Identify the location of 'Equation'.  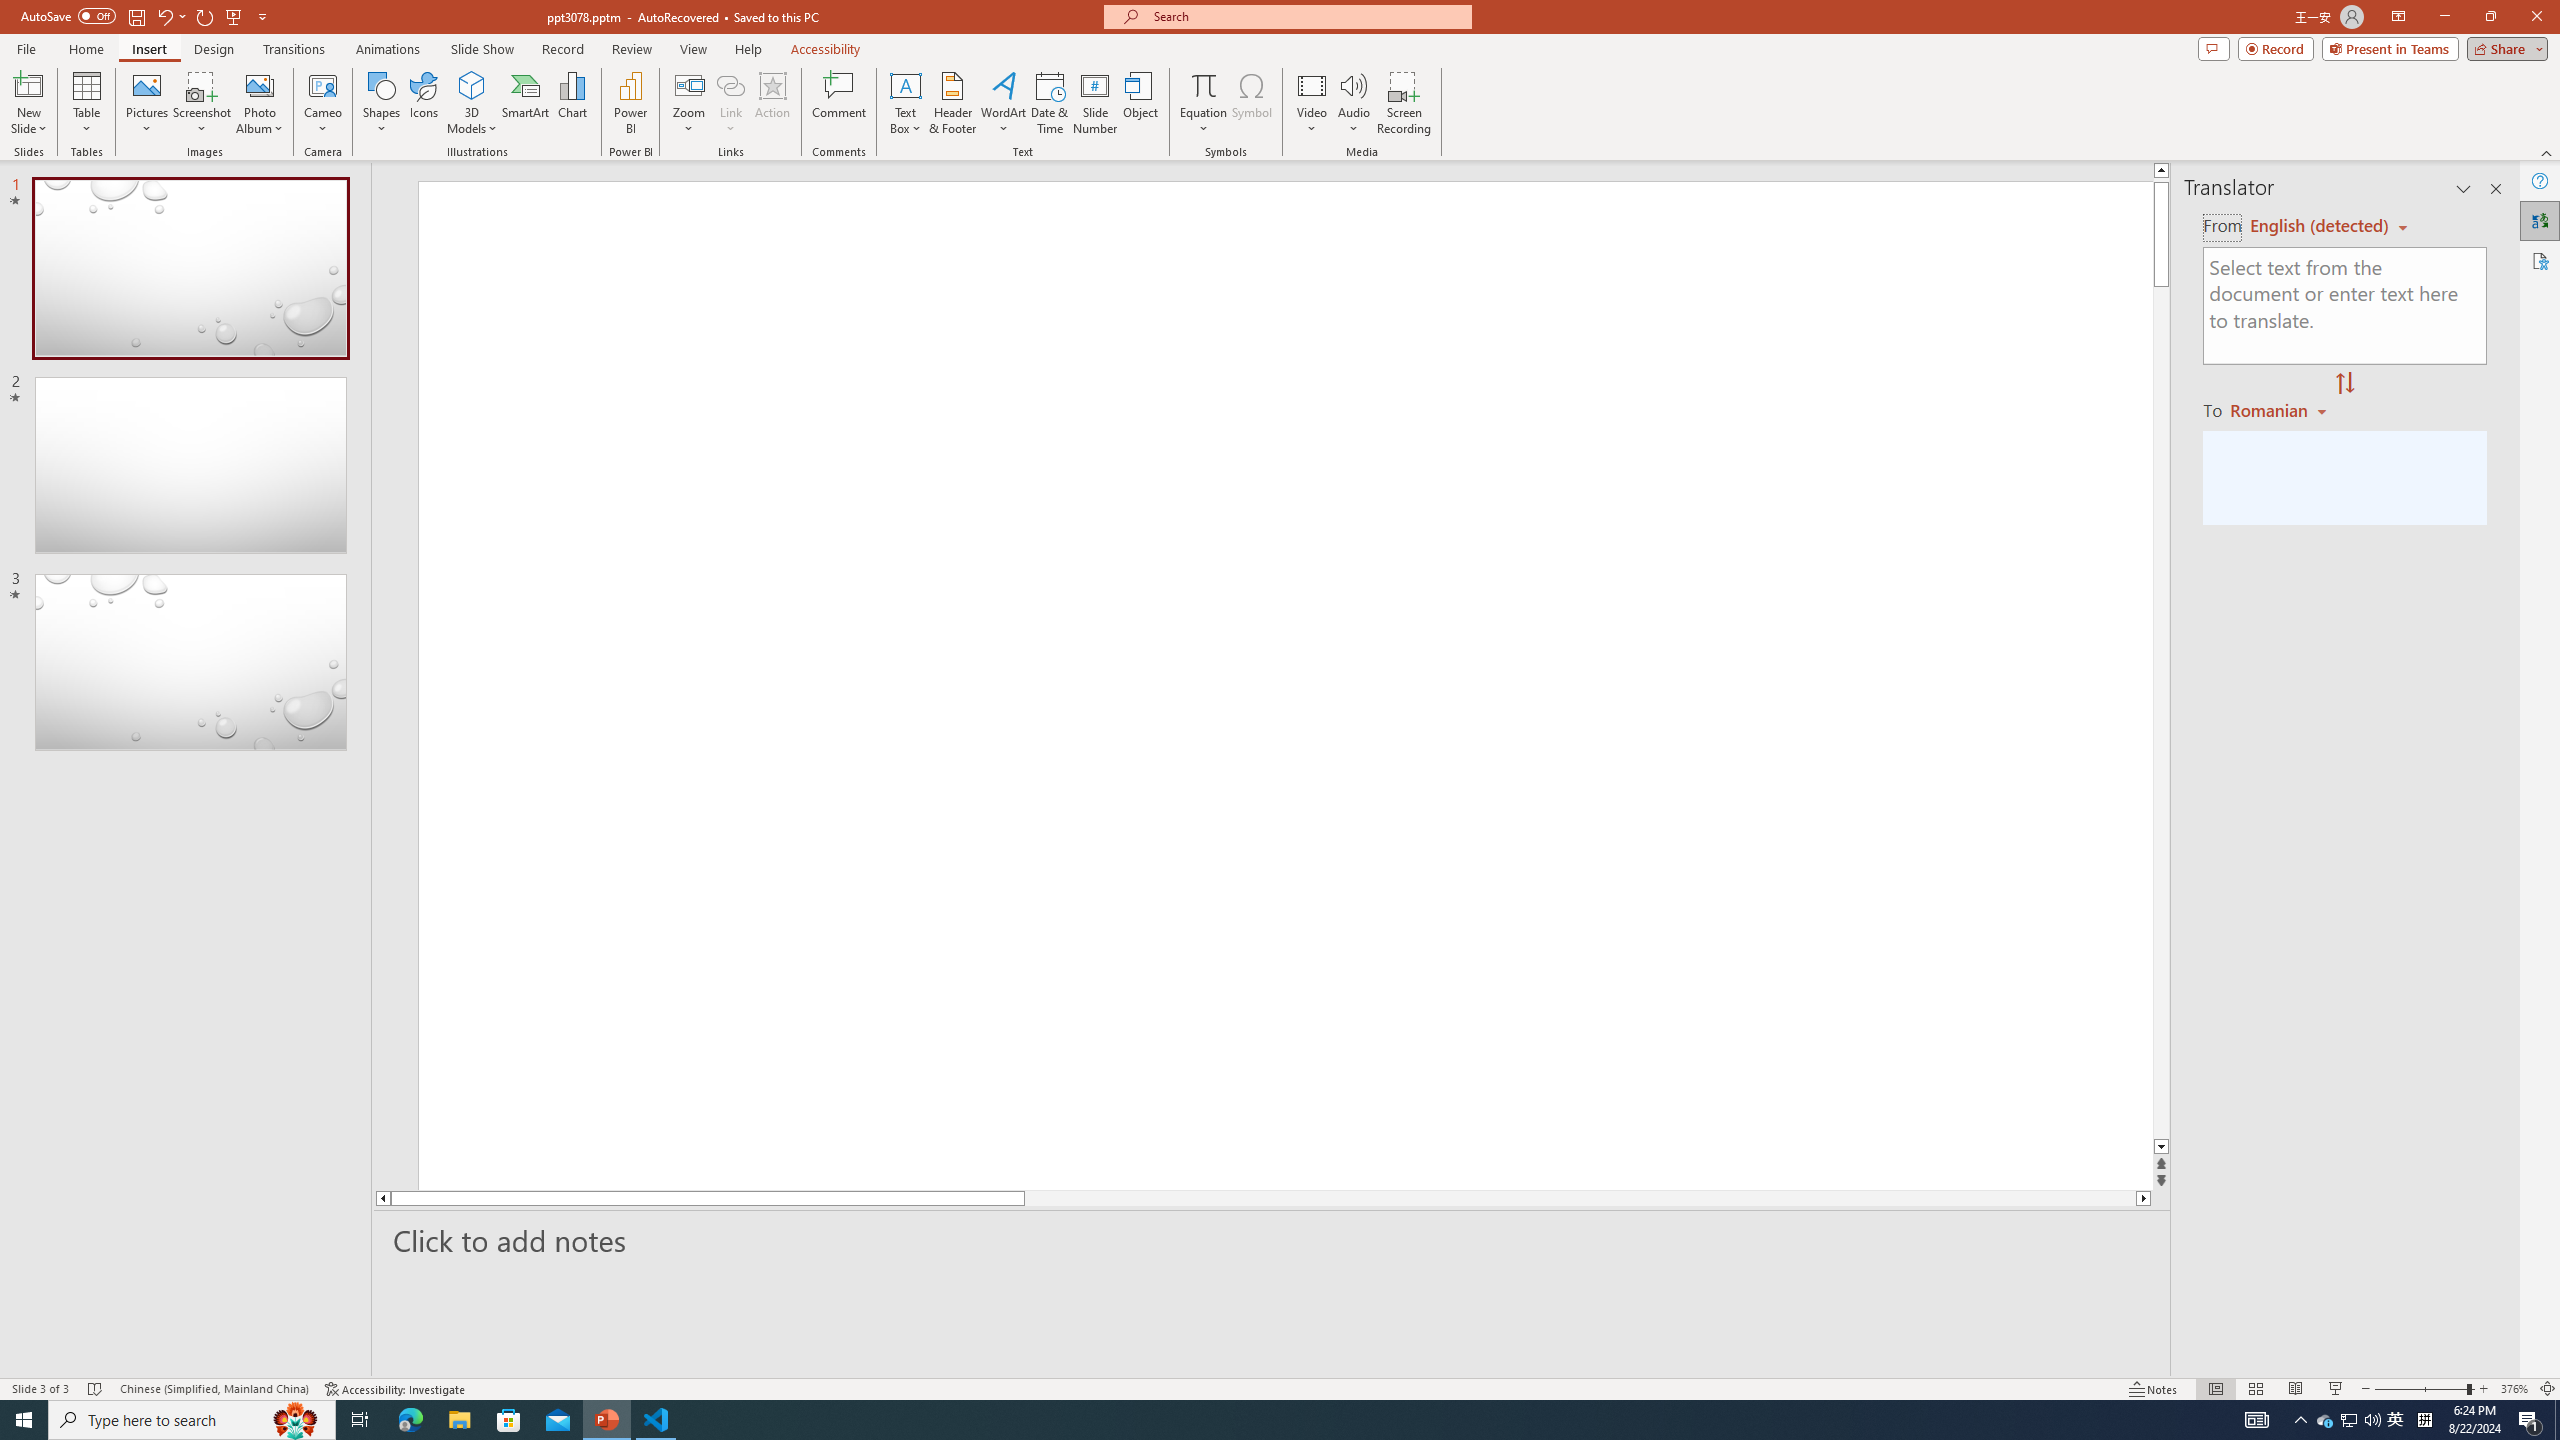
(1202, 103).